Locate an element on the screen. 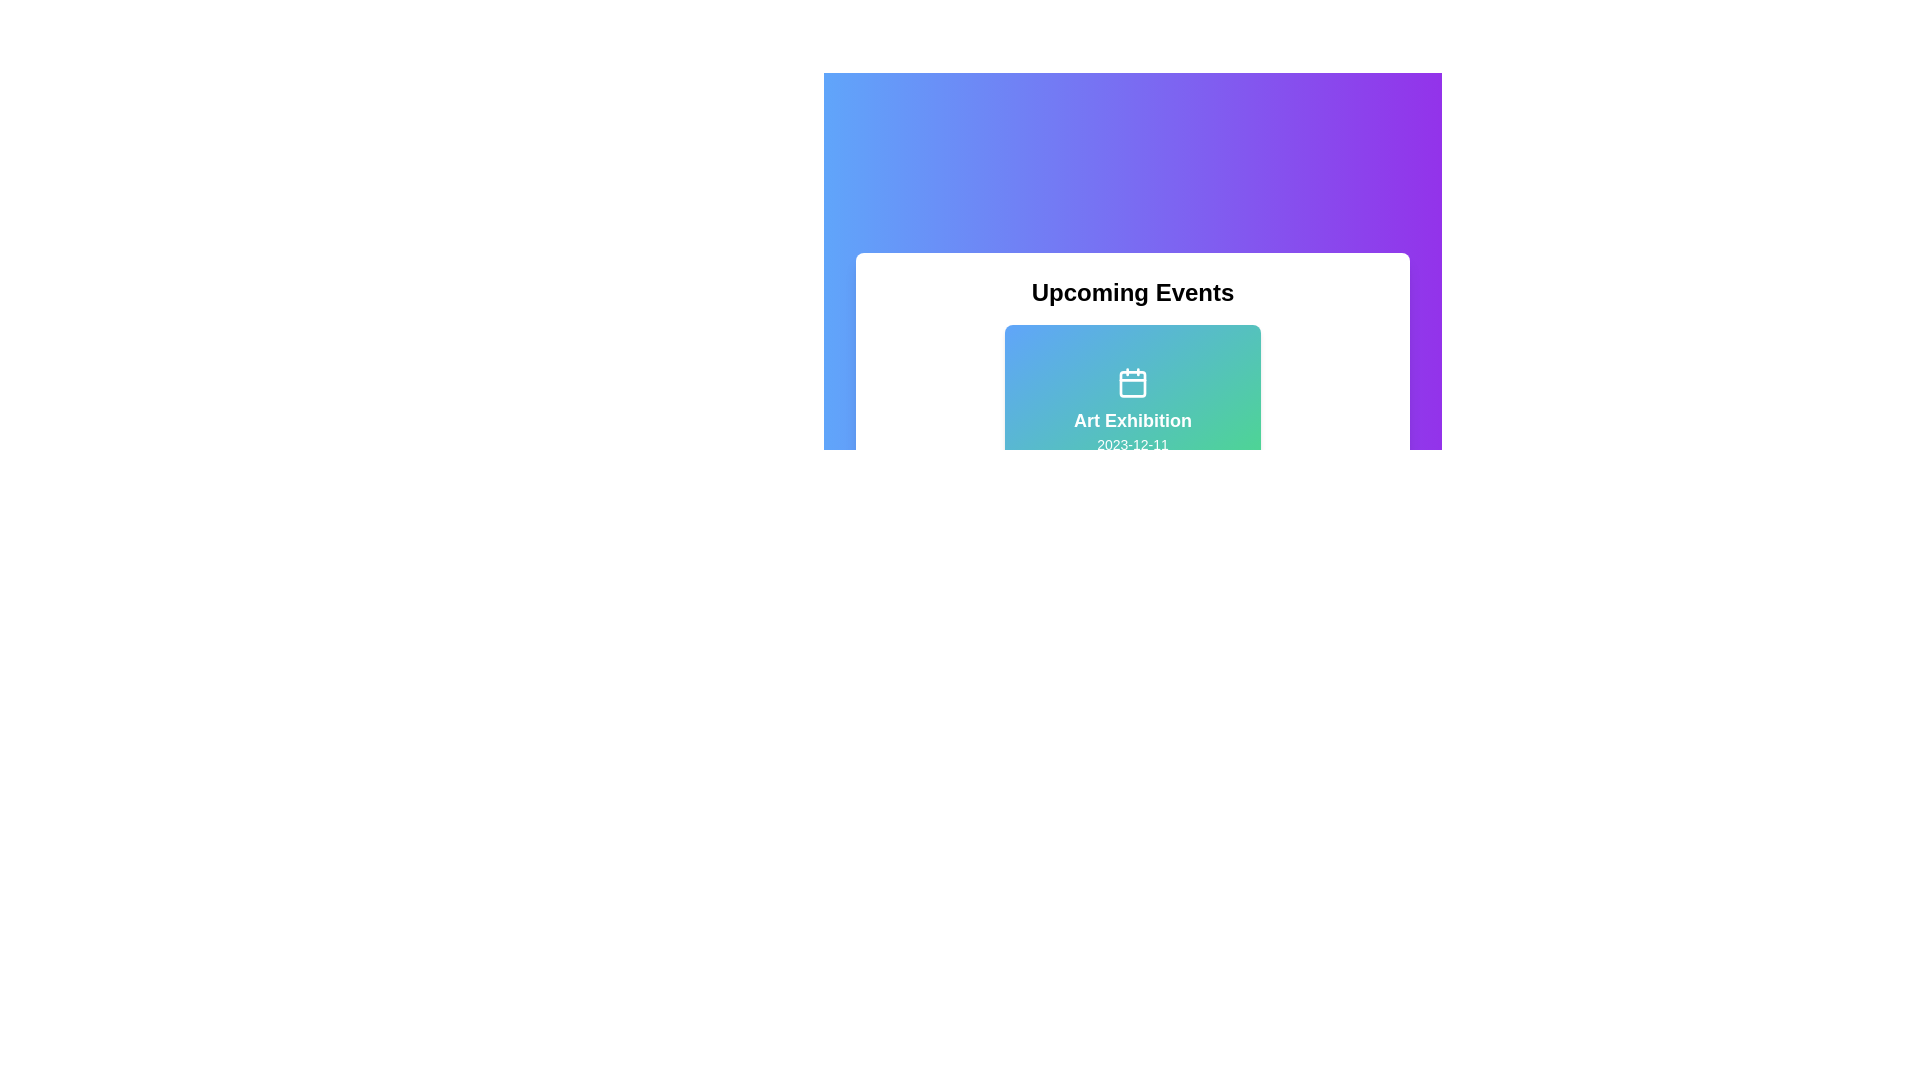 This screenshot has width=1920, height=1080. the bold title text 'Upcoming Events' which is prominently placed at the start of the section is located at coordinates (1132, 293).